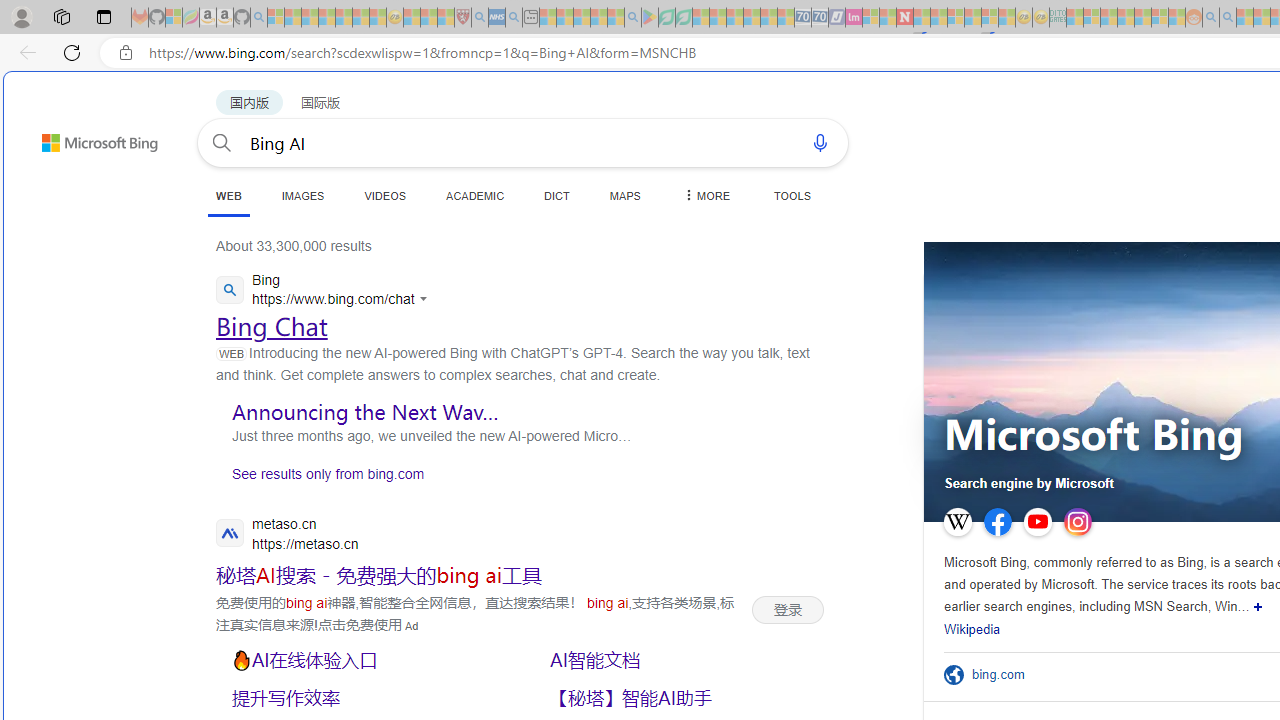 The height and width of the screenshot is (720, 1280). What do you see at coordinates (86, 137) in the screenshot?
I see `'Back to Bing search'` at bounding box center [86, 137].